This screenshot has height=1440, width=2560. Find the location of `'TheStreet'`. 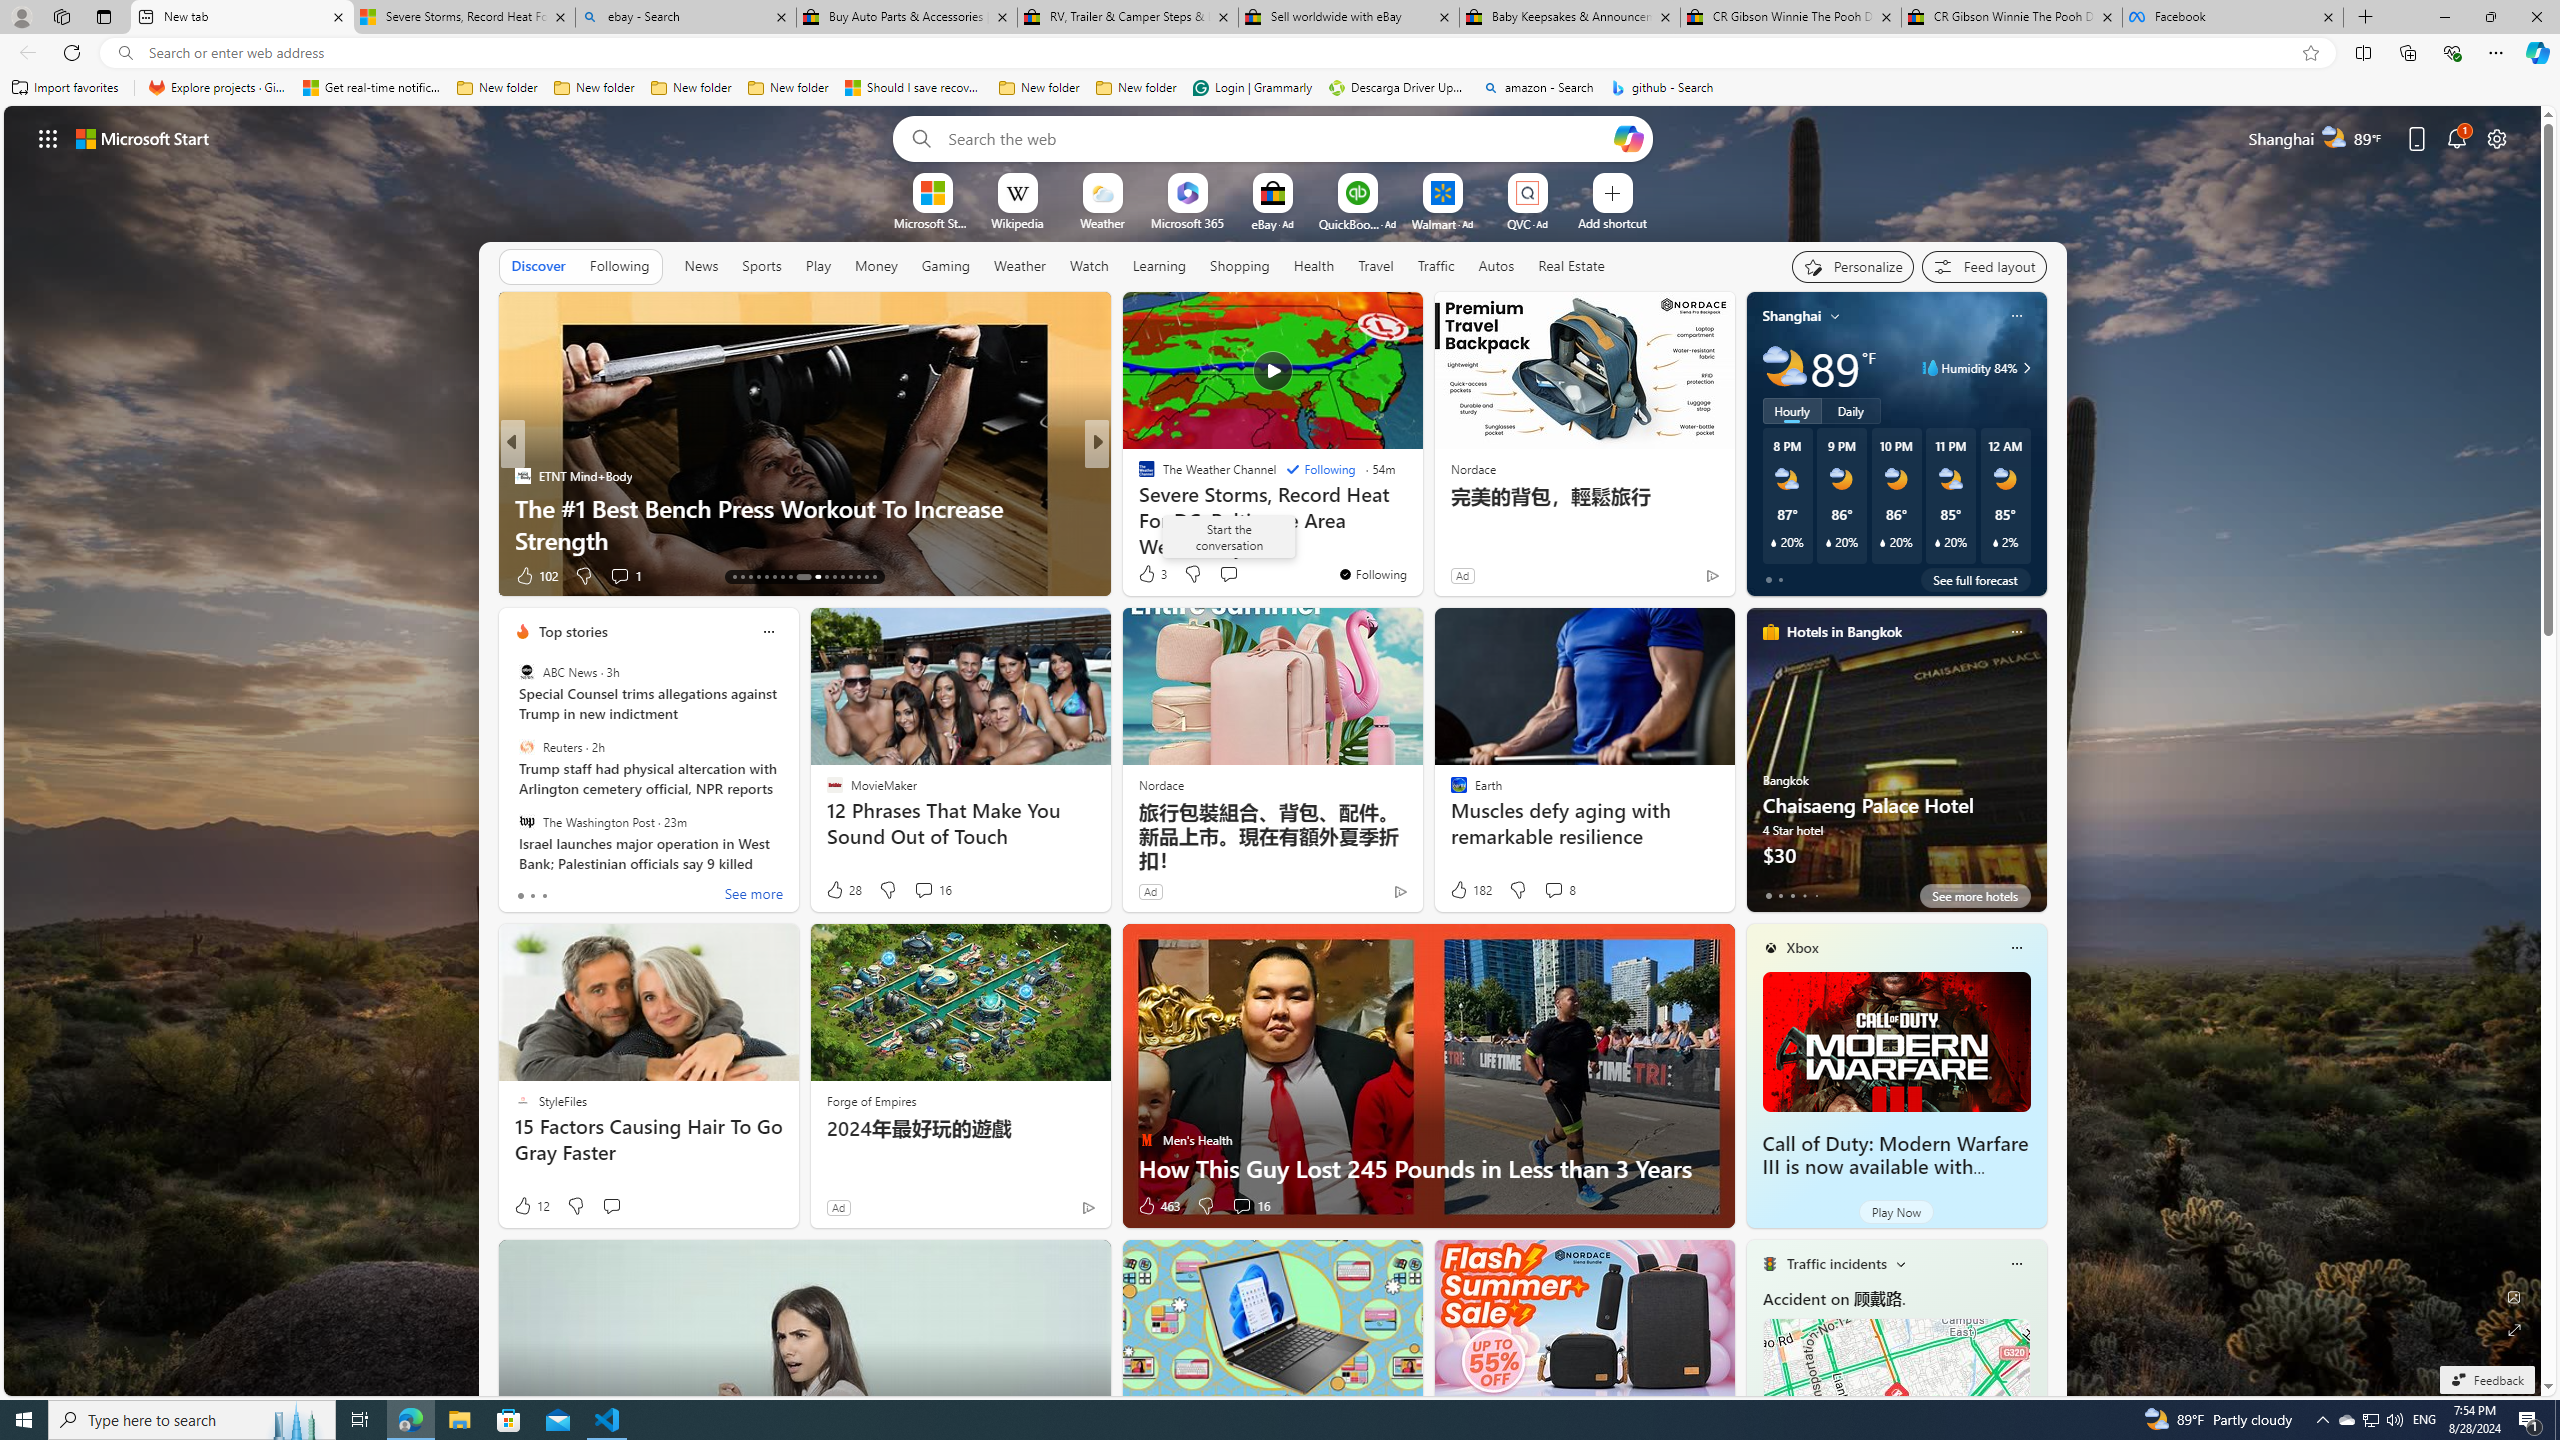

'TheStreet' is located at coordinates (1137, 506).